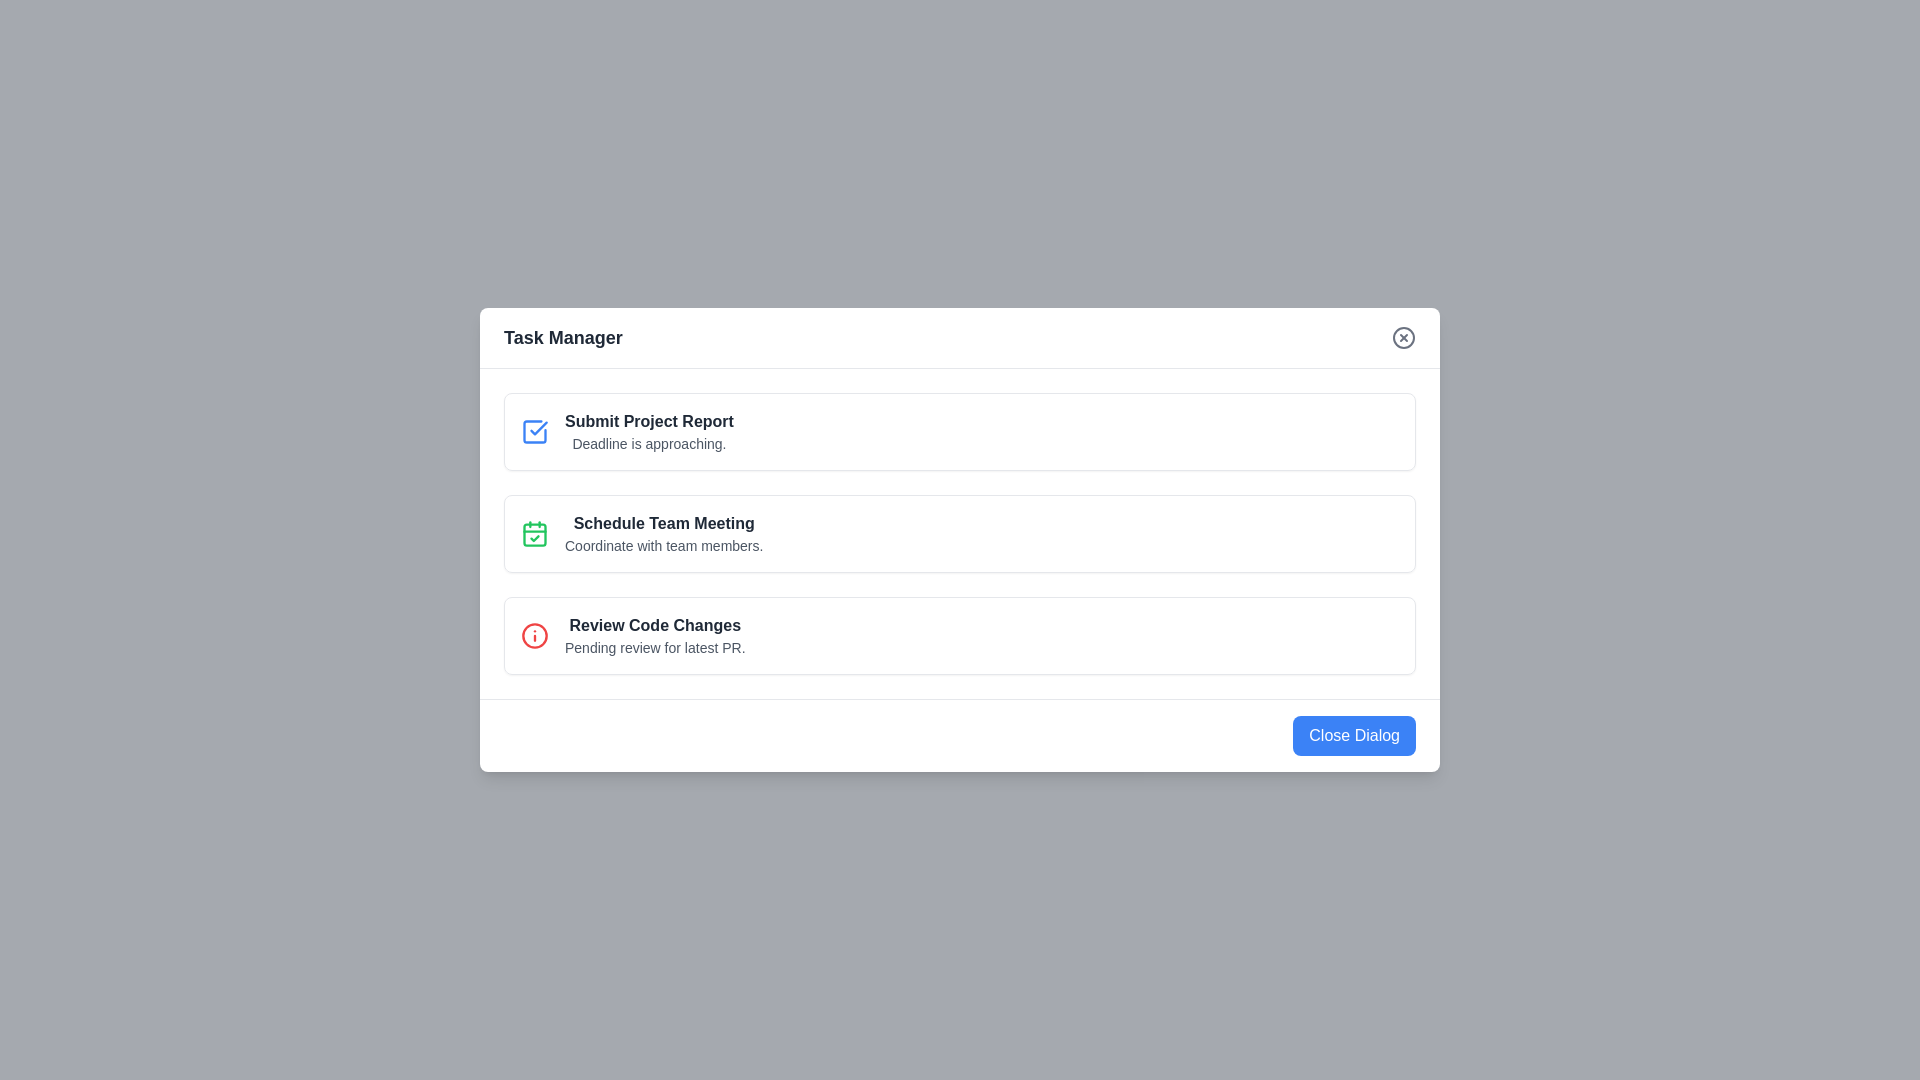  I want to click on the icon for the task titled 'Schedule Team Meeting', so click(534, 532).